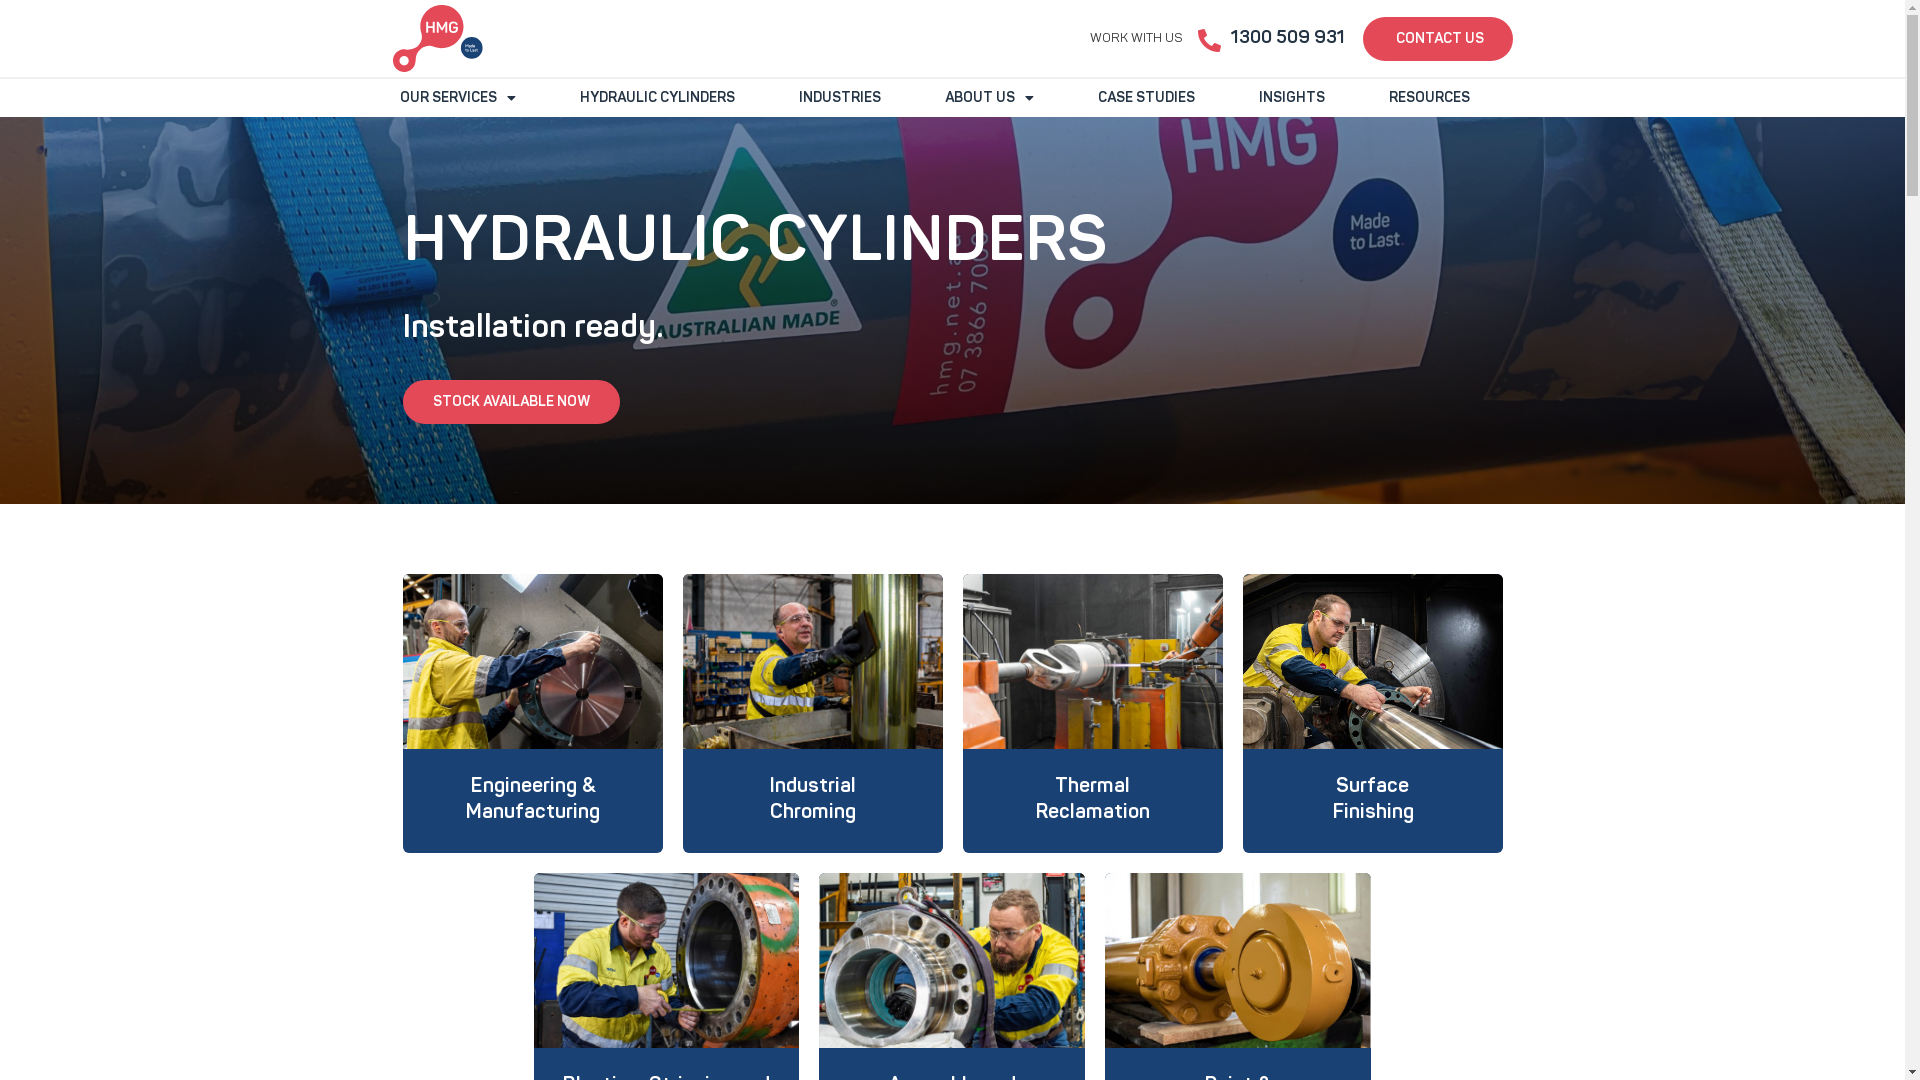 The width and height of the screenshot is (1920, 1080). I want to click on '1300 509 931', so click(1286, 37).